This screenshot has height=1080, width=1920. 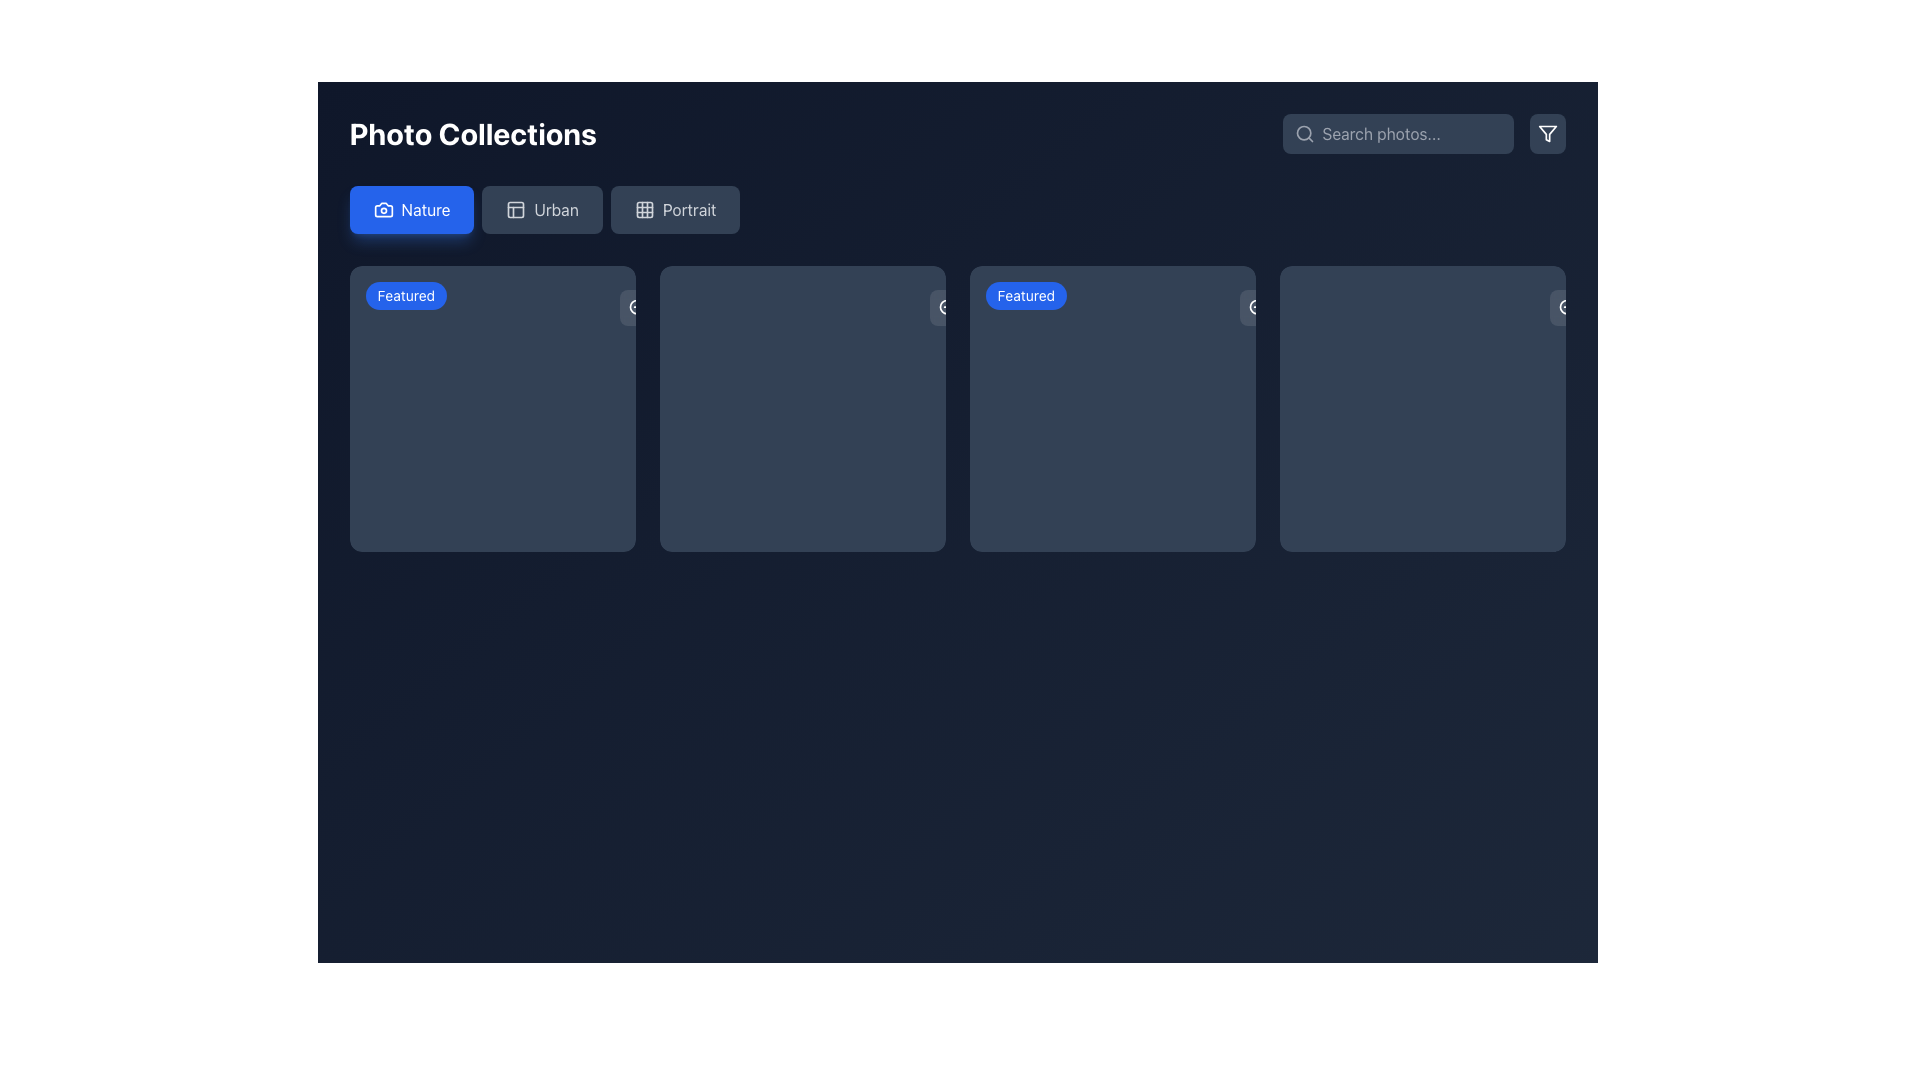 What do you see at coordinates (542, 209) in the screenshot?
I see `the 'Urban' category filter button, which is the second button in a horizontal row between 'Nature' and 'Portrait', to trigger potential visual feedback` at bounding box center [542, 209].